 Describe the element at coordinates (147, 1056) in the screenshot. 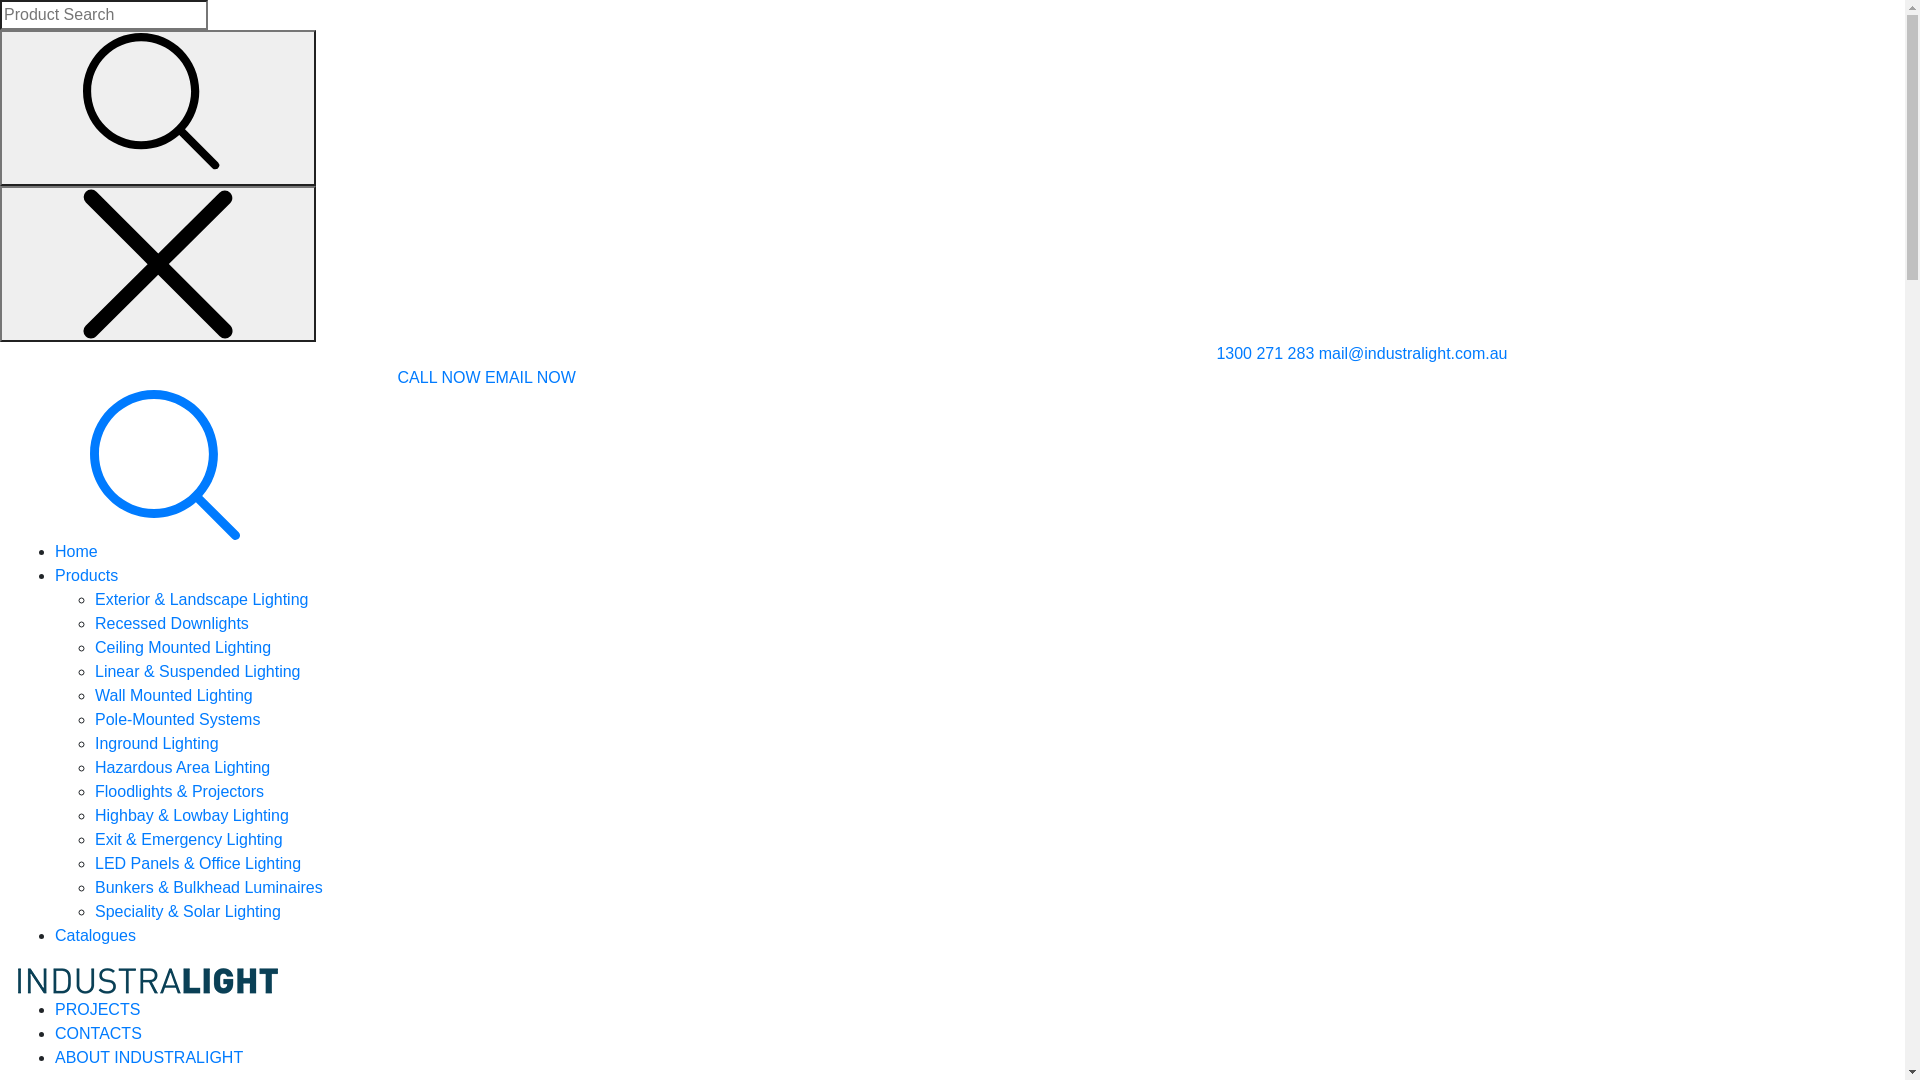

I see `'ABOUT INDUSTRALIGHT'` at that location.